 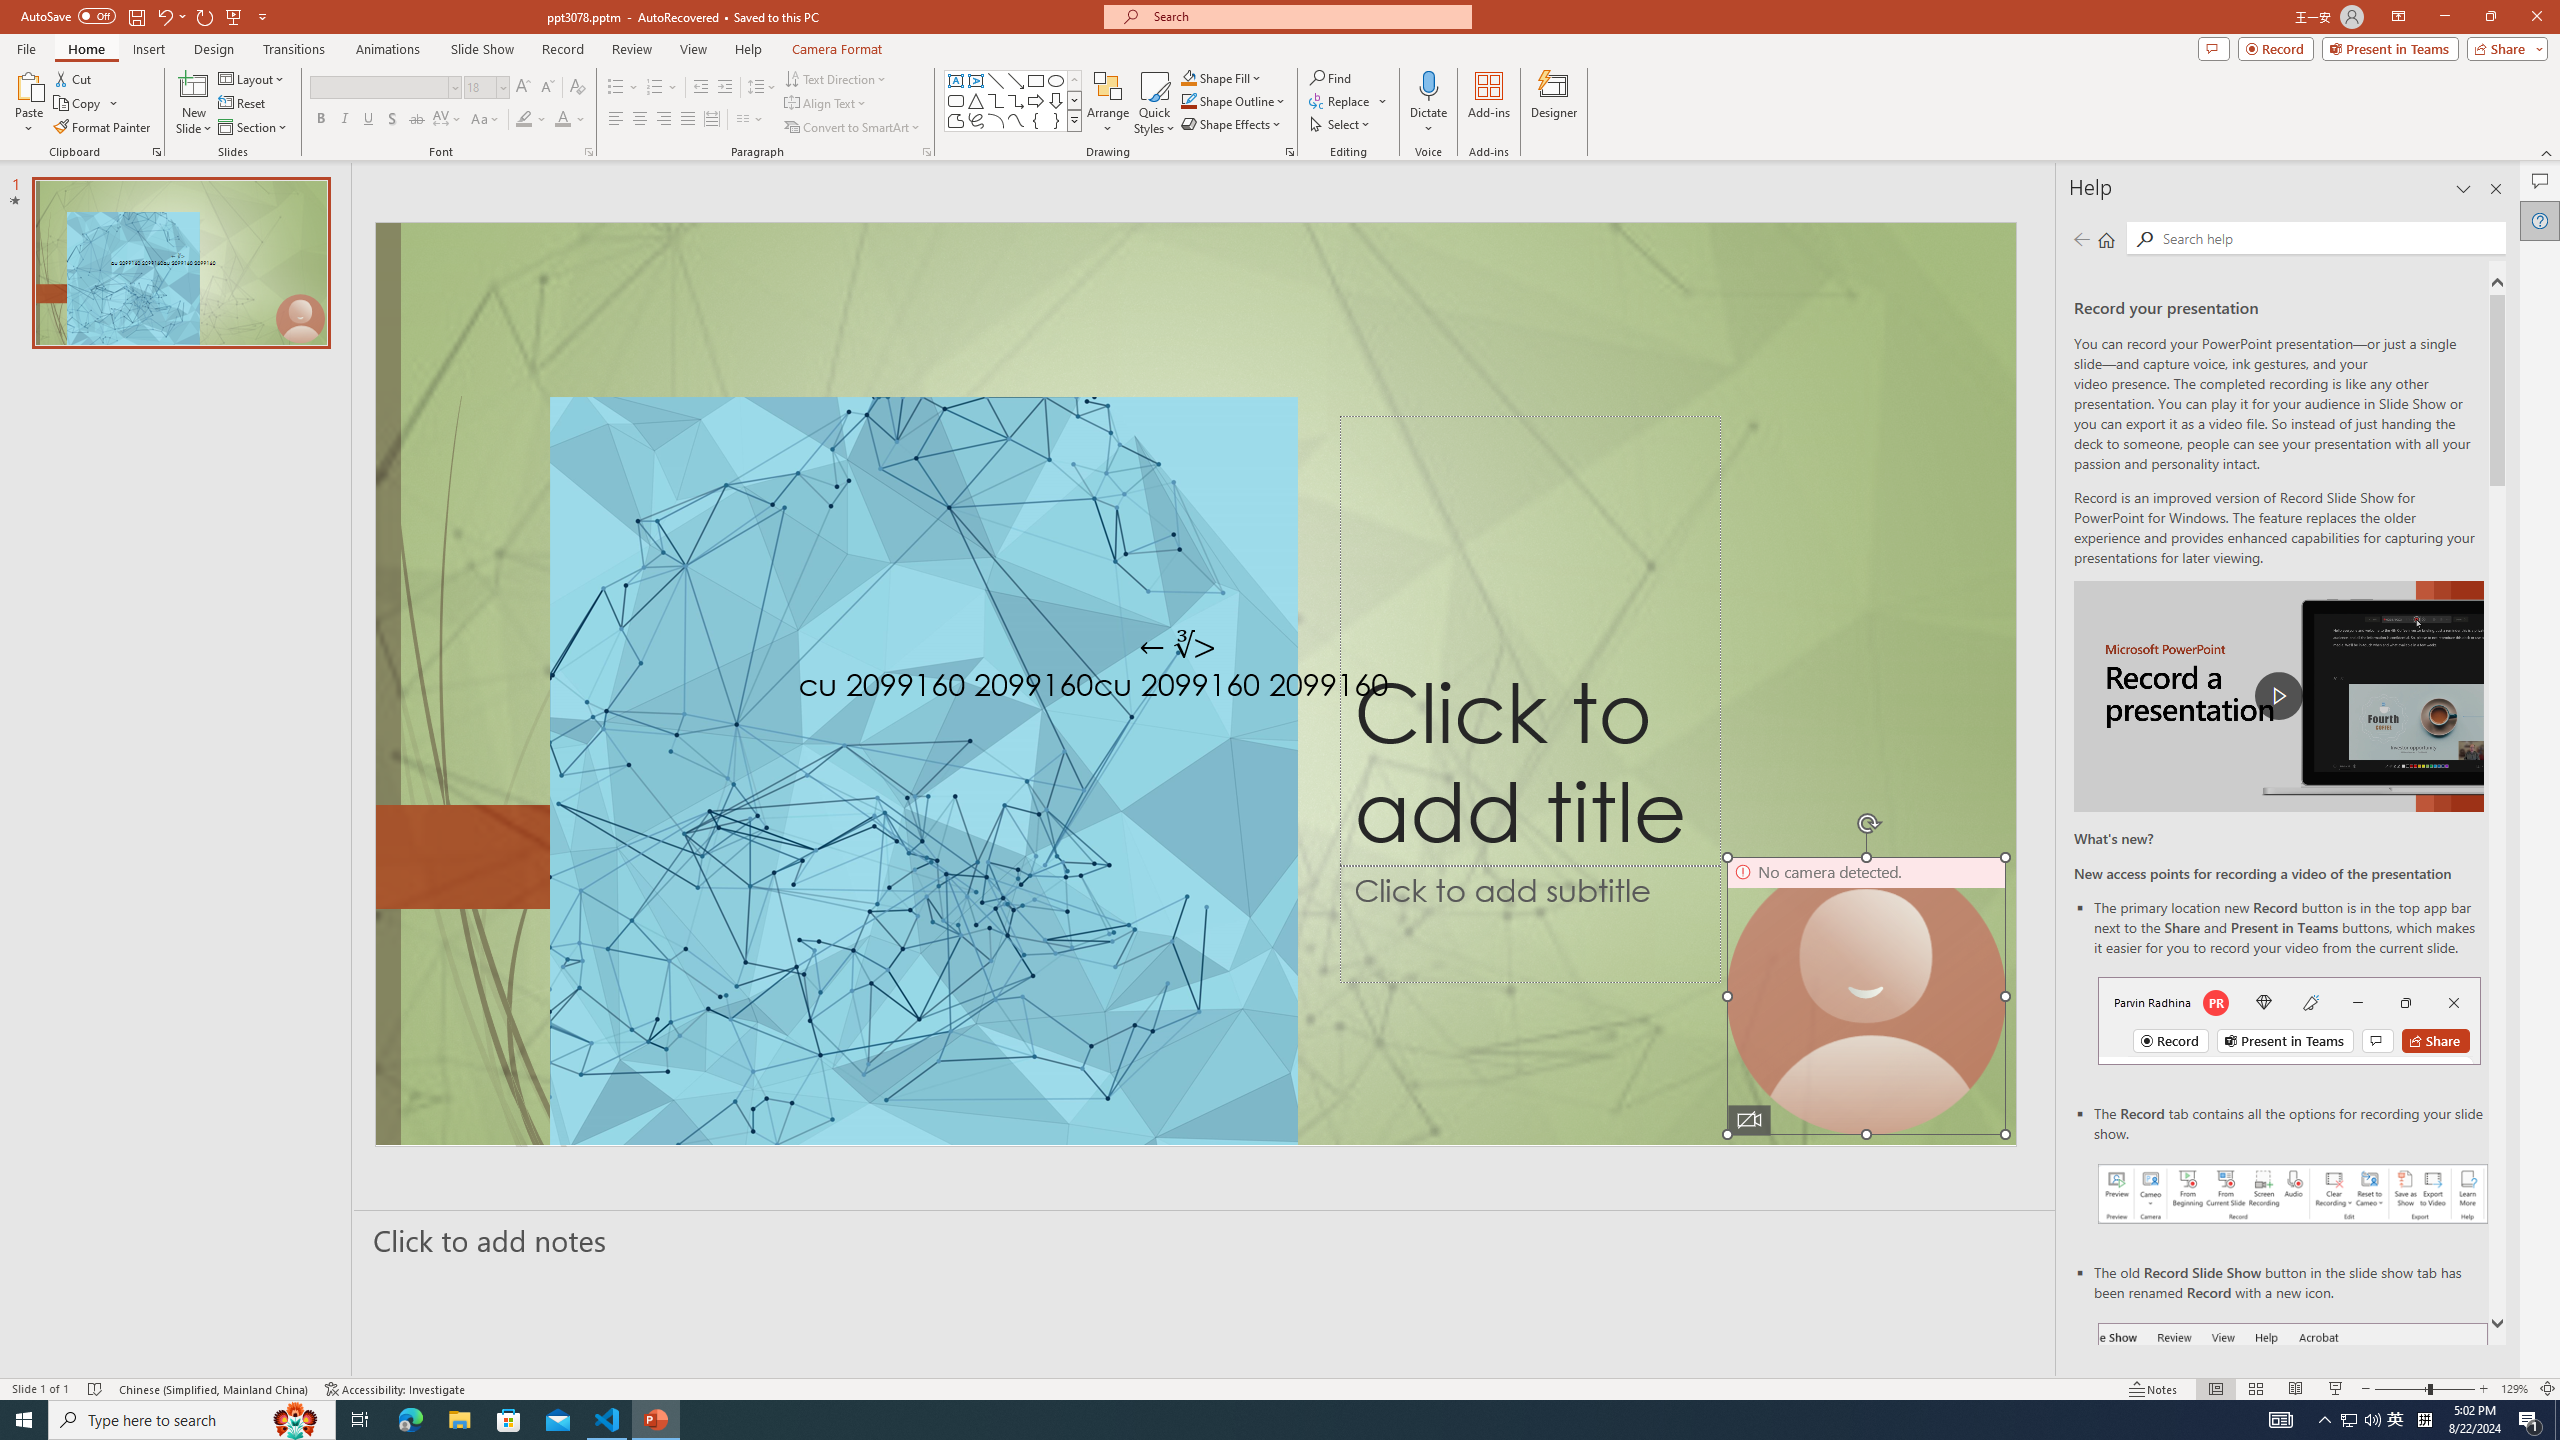 I want to click on 'Shapes', so click(x=1075, y=119).